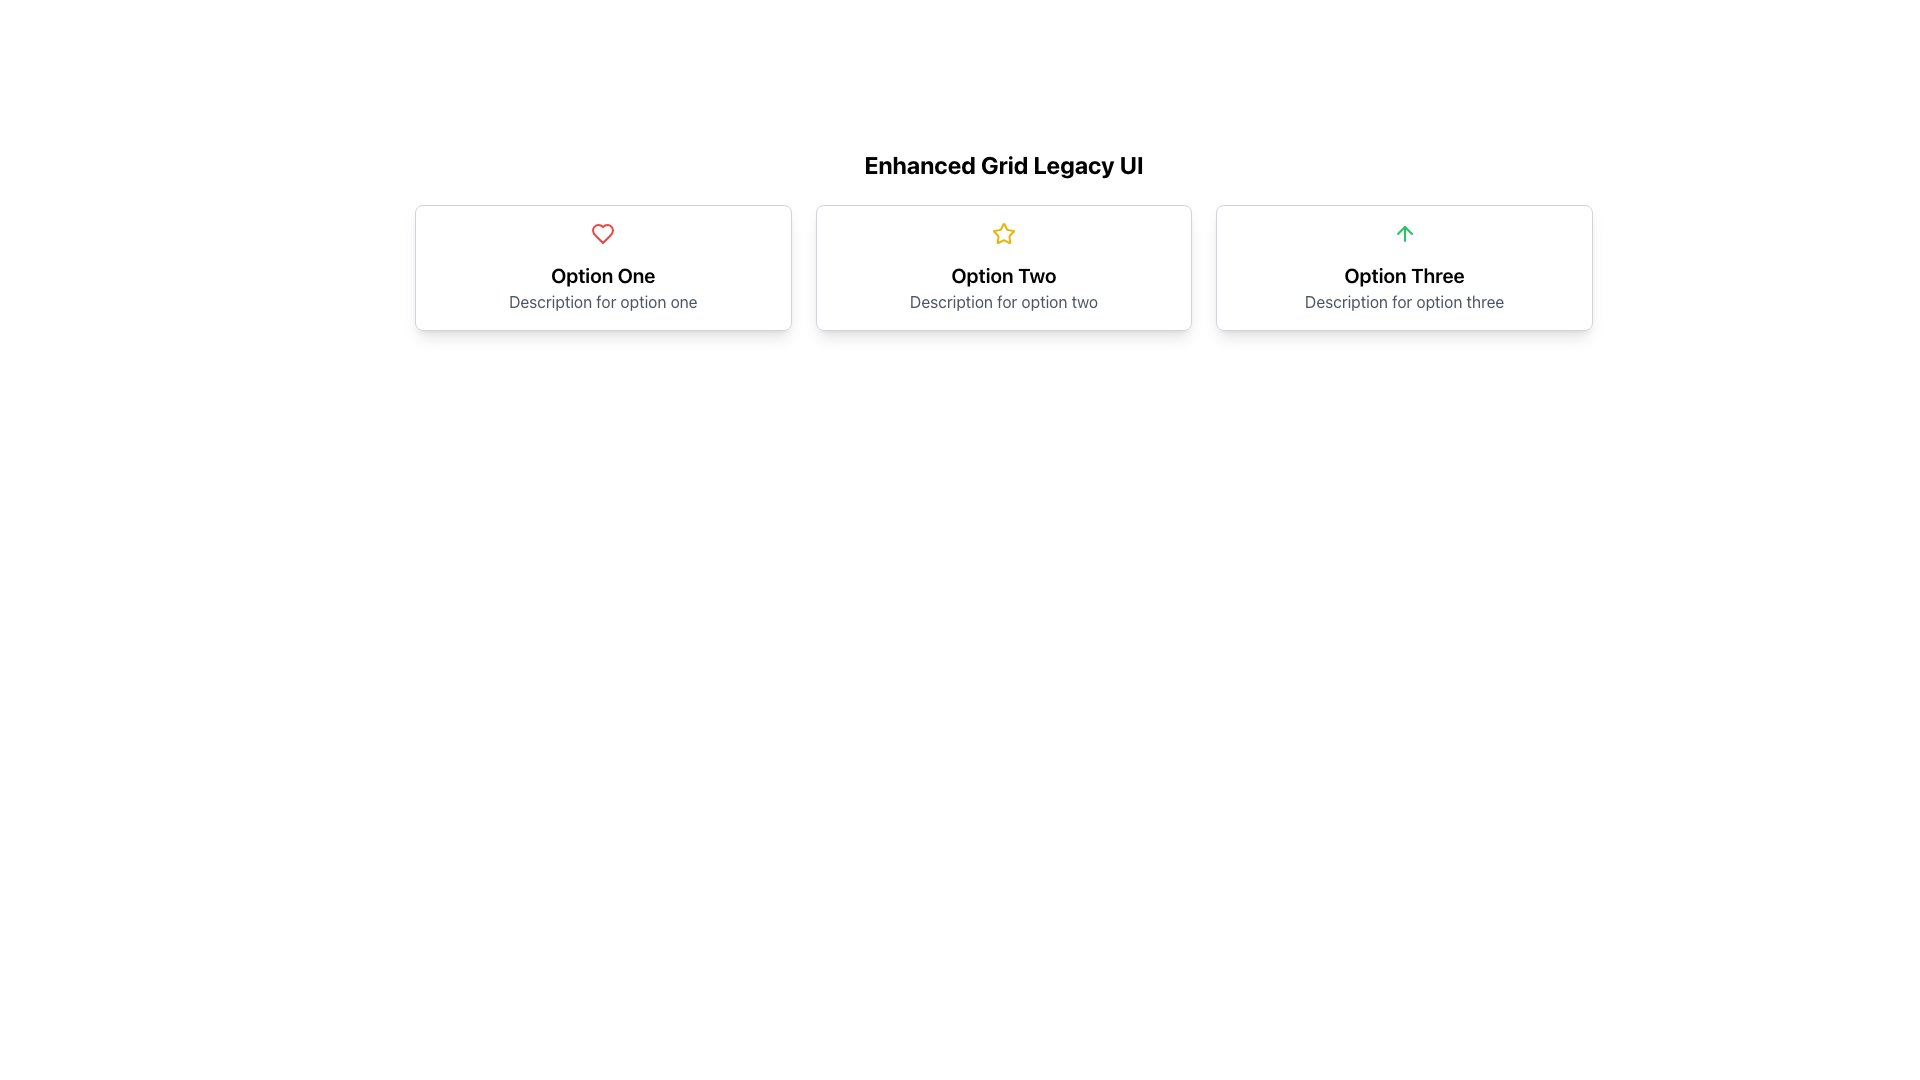 The height and width of the screenshot is (1080, 1920). I want to click on the star icon centered within the 'Option Two' card, which indicates a rating or selection feature, so click(1003, 232).